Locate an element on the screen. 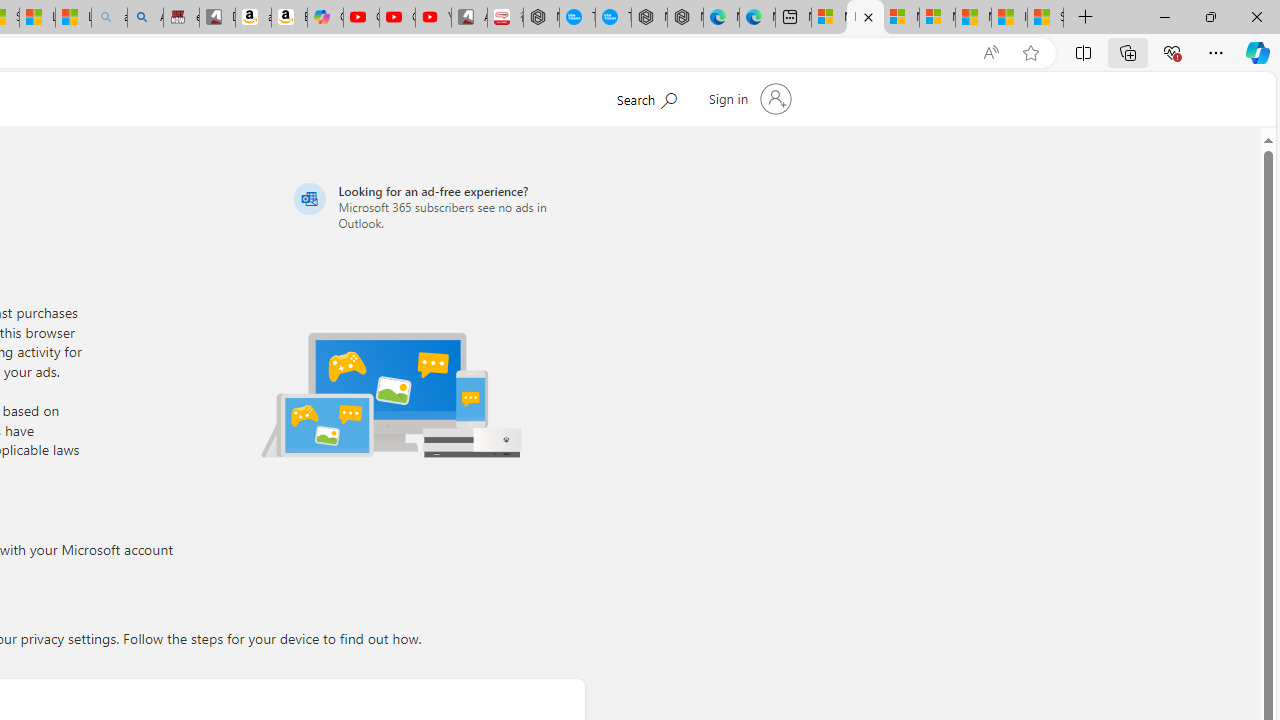 The image size is (1280, 720). 'amazon - Search - Sleeping' is located at coordinates (108, 17).